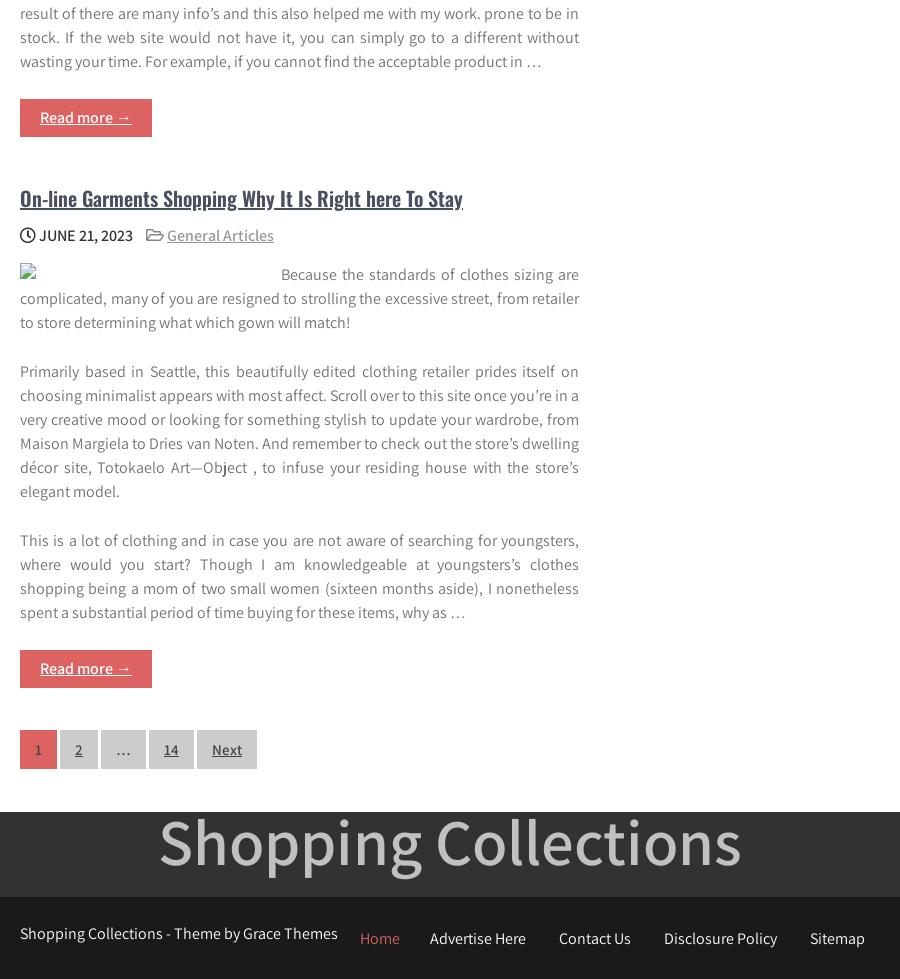 Image resolution: width=900 pixels, height=979 pixels. Describe the element at coordinates (18, 297) in the screenshot. I see `'Because the standards of clothes sizing are complicated, many of you are resigned to strolling the excessive street, from retailer to store determining what which gown will match!'` at that location.